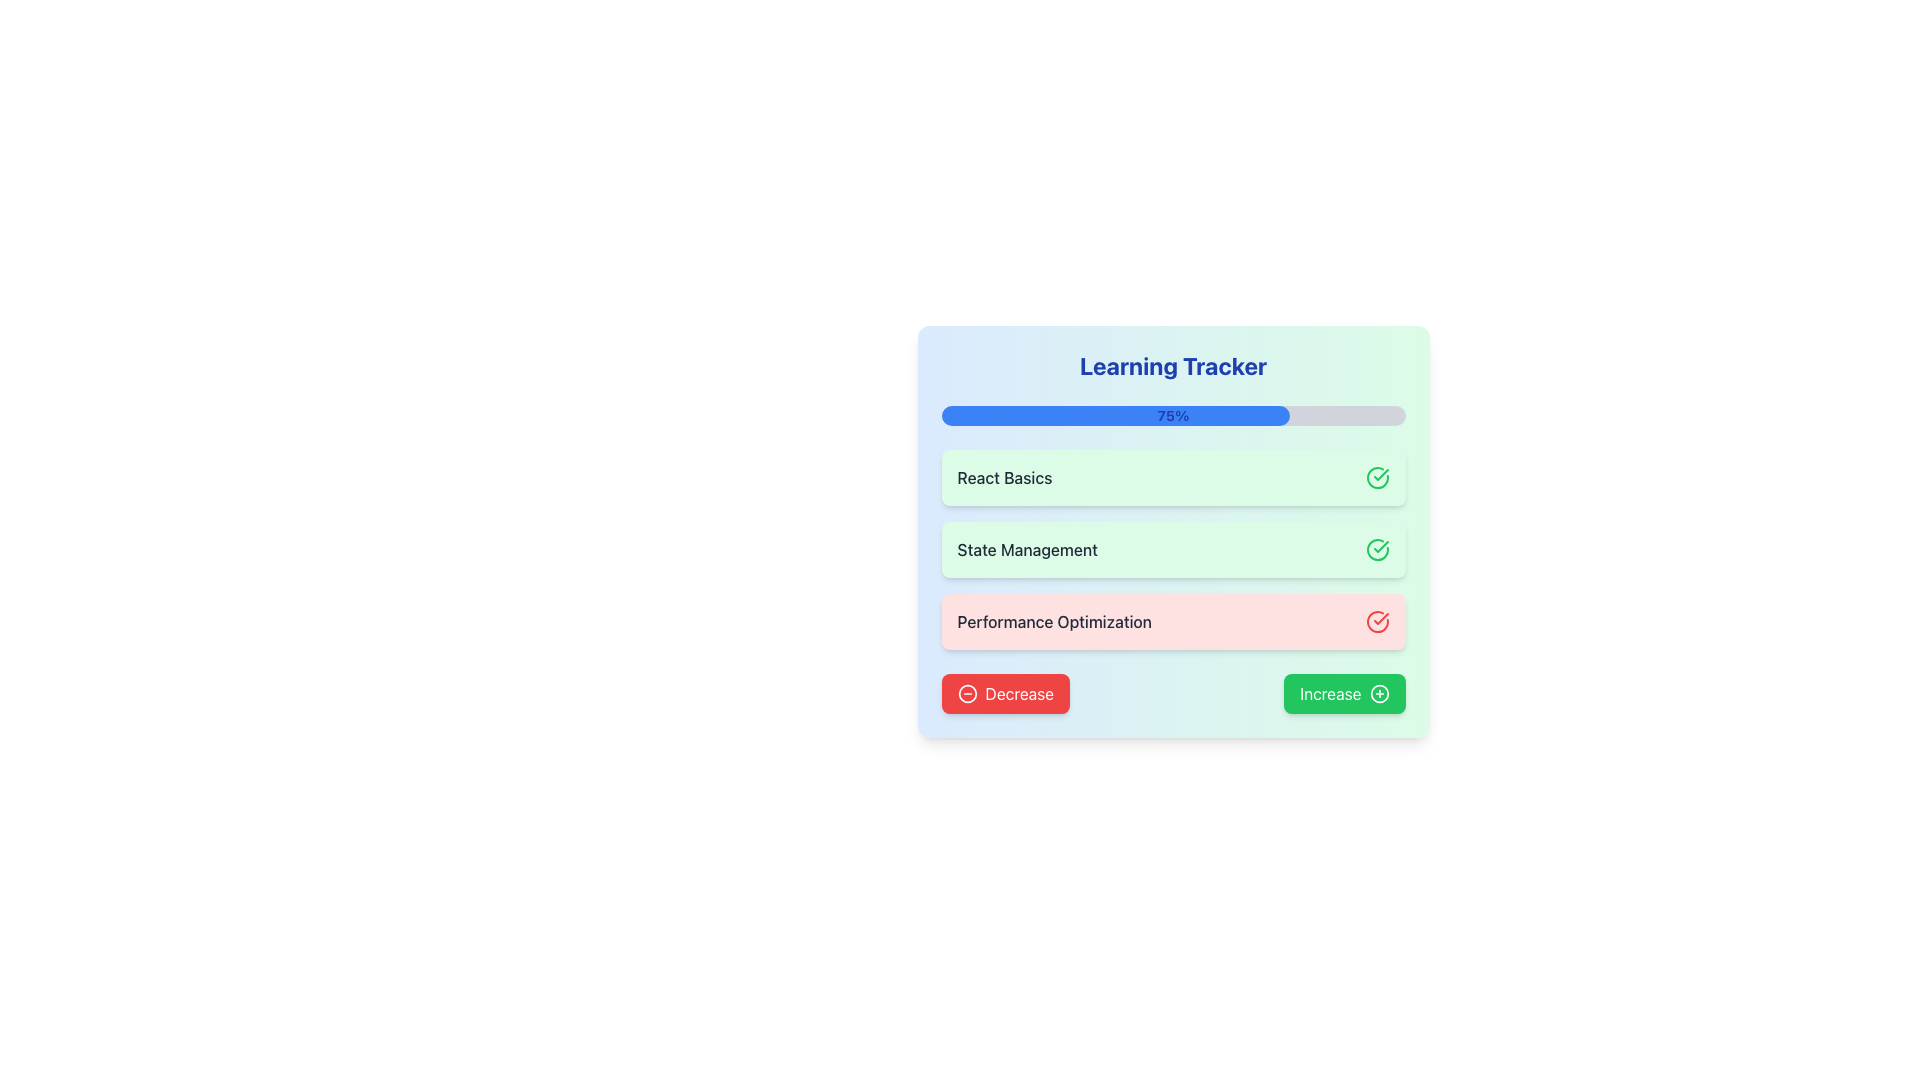 This screenshot has width=1920, height=1080. What do you see at coordinates (1027, 550) in the screenshot?
I see `text label titled 'State Management' which is located in a green-highlighted section, positioned between 'React Basics' and 'Performance Optimization'` at bounding box center [1027, 550].